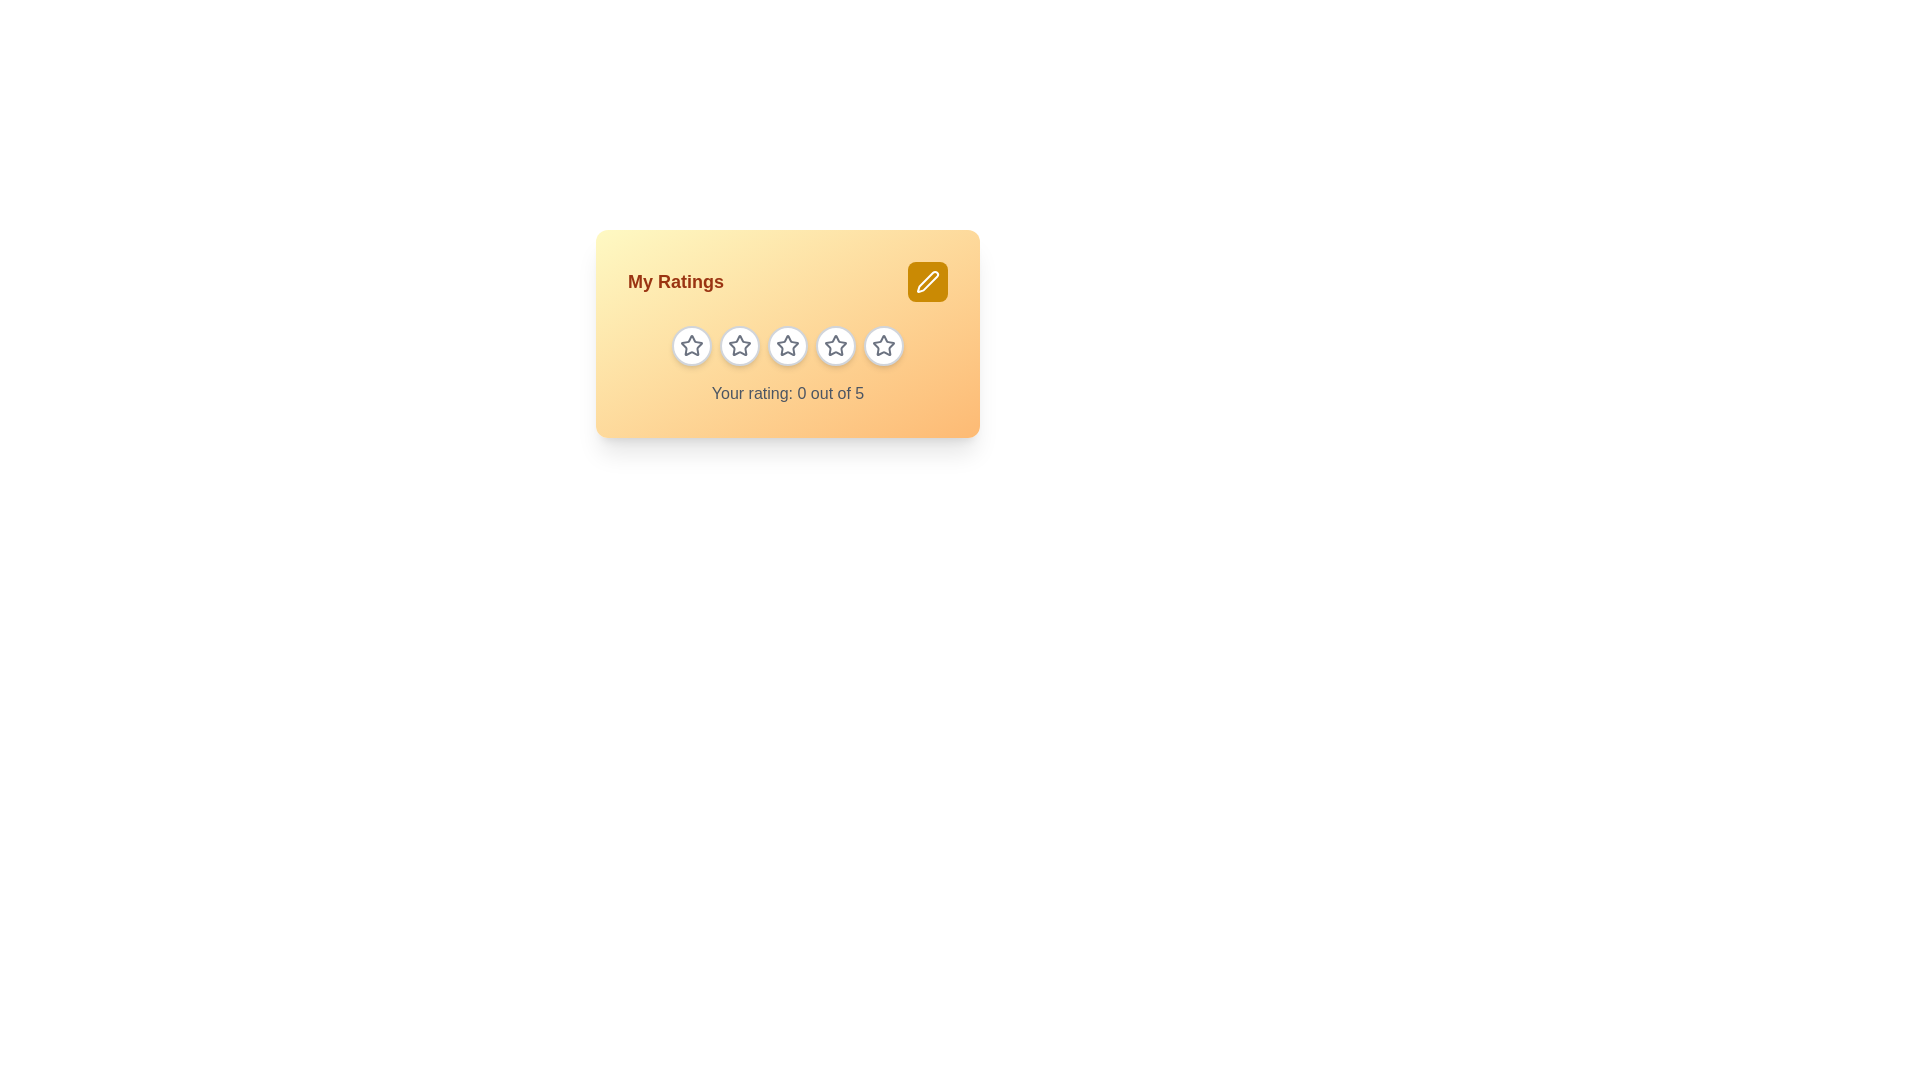  I want to click on the pen icon located within the yellow button in the top-right corner of the 'My Ratings' section, so click(926, 281).